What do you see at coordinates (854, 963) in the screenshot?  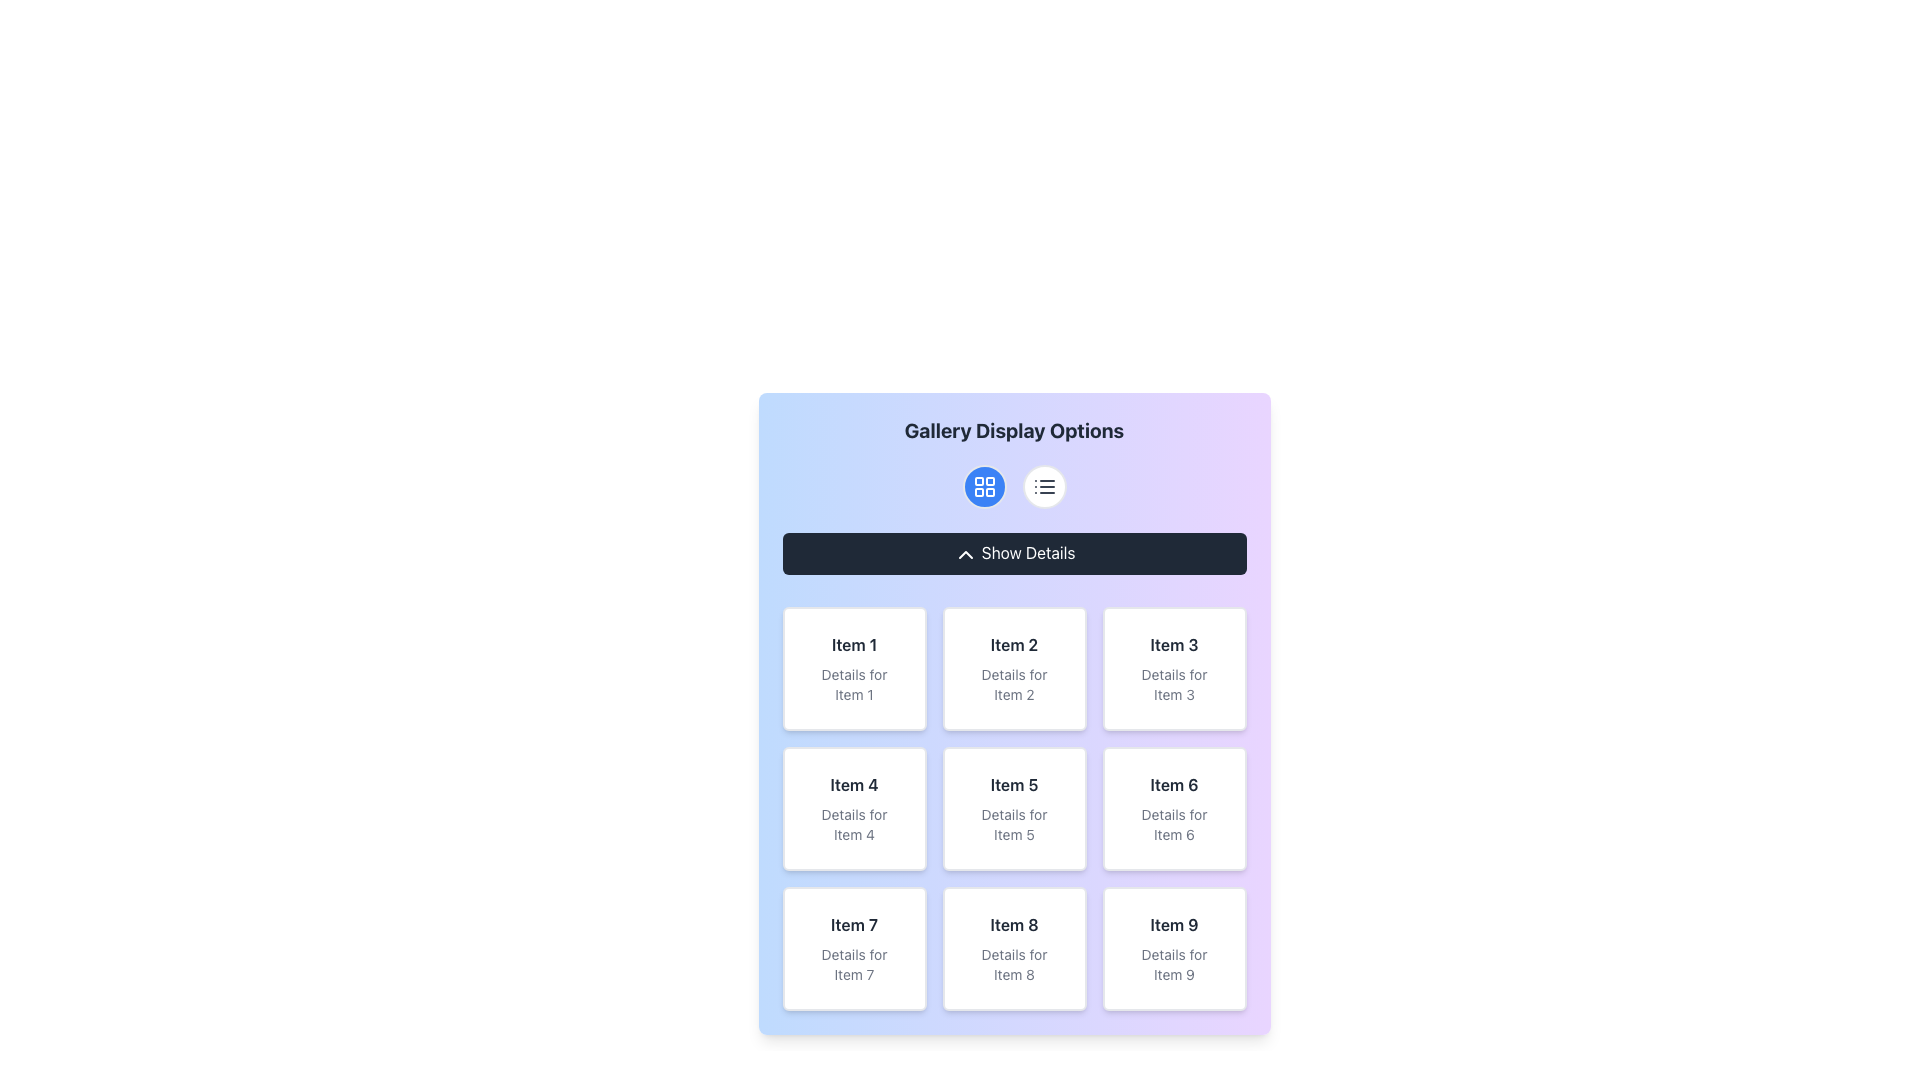 I see `the text label providing additional details related to 'Item 7'` at bounding box center [854, 963].